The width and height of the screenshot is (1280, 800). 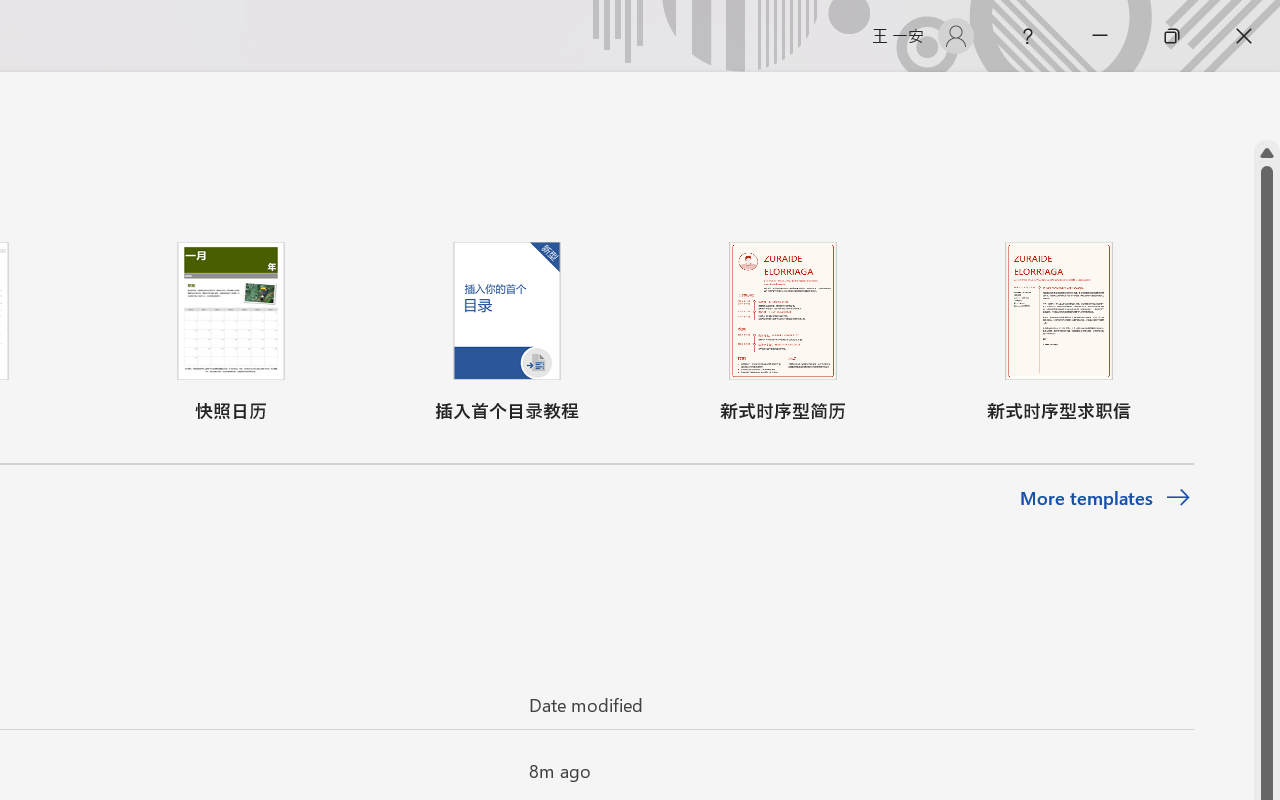 I want to click on 'Help', so click(x=1027, y=35).